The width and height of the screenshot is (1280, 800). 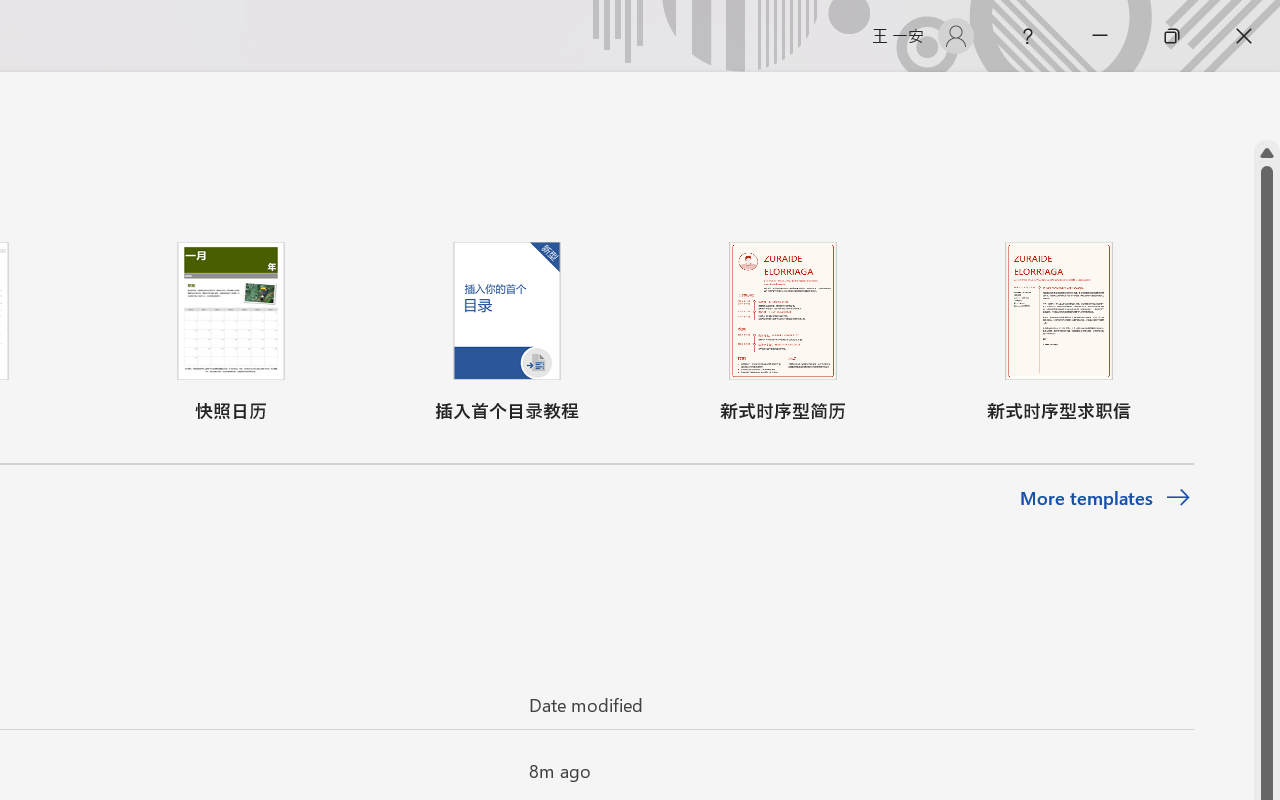 I want to click on 'Help', so click(x=1027, y=35).